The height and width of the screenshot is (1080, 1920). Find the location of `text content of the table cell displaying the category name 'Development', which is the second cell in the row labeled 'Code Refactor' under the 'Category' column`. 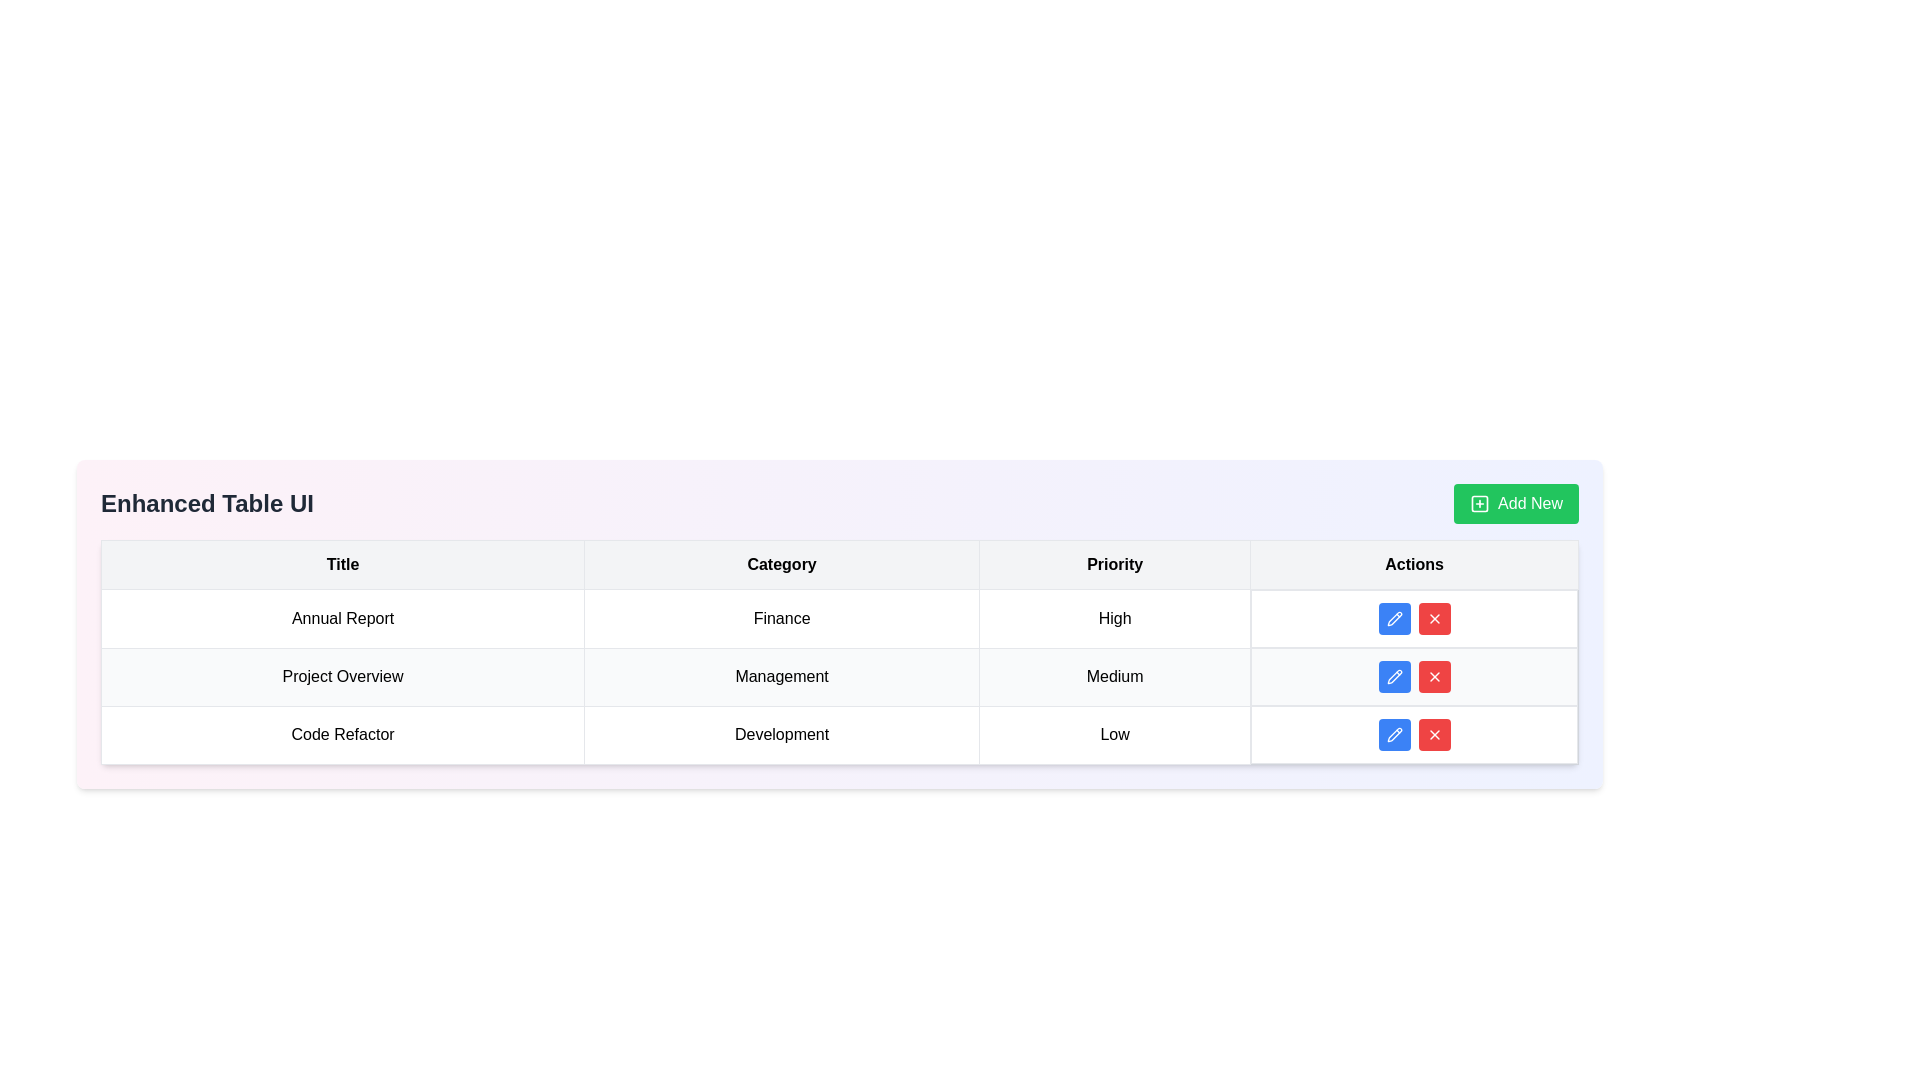

text content of the table cell displaying the category name 'Development', which is the second cell in the row labeled 'Code Refactor' under the 'Category' column is located at coordinates (781, 735).